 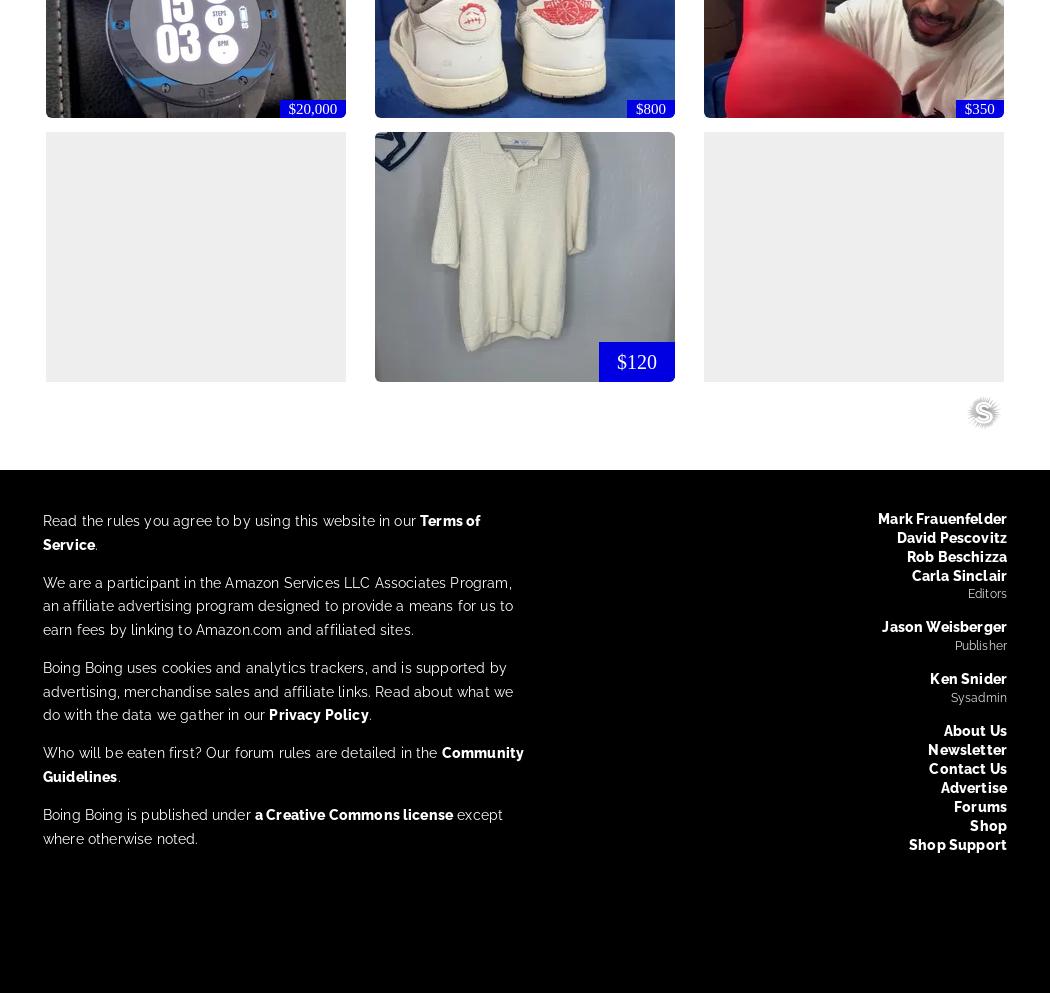 I want to click on 'Ken Snider', so click(x=967, y=679).